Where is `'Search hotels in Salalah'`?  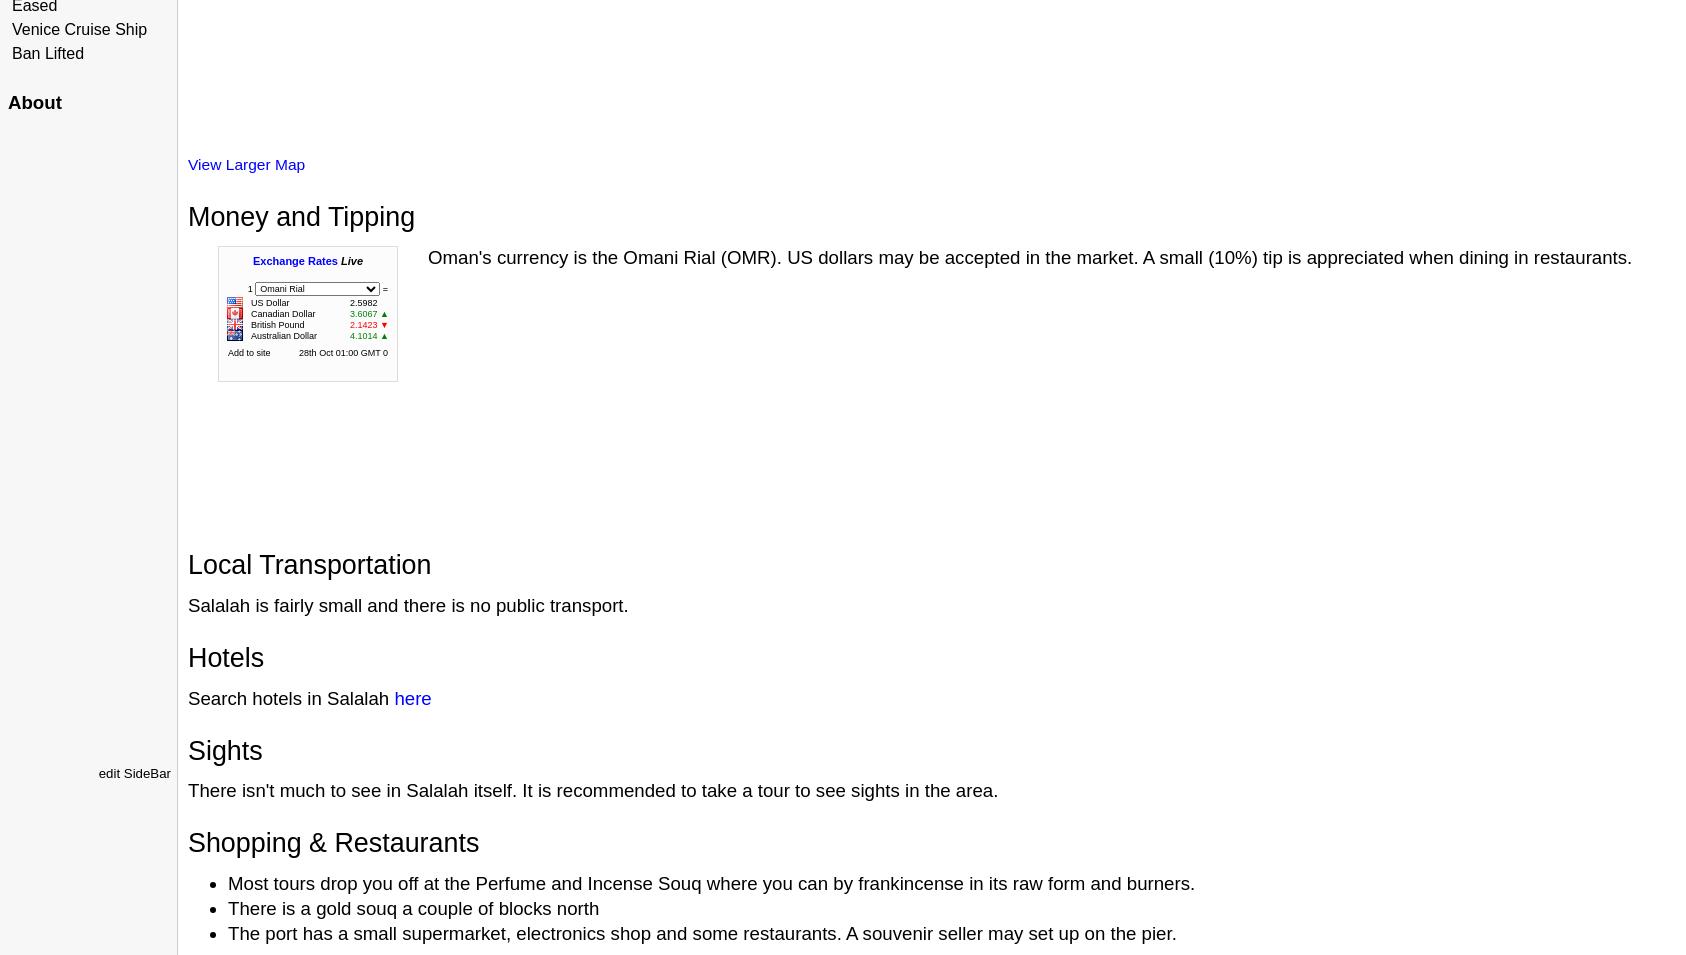 'Search hotels in Salalah' is located at coordinates (290, 696).